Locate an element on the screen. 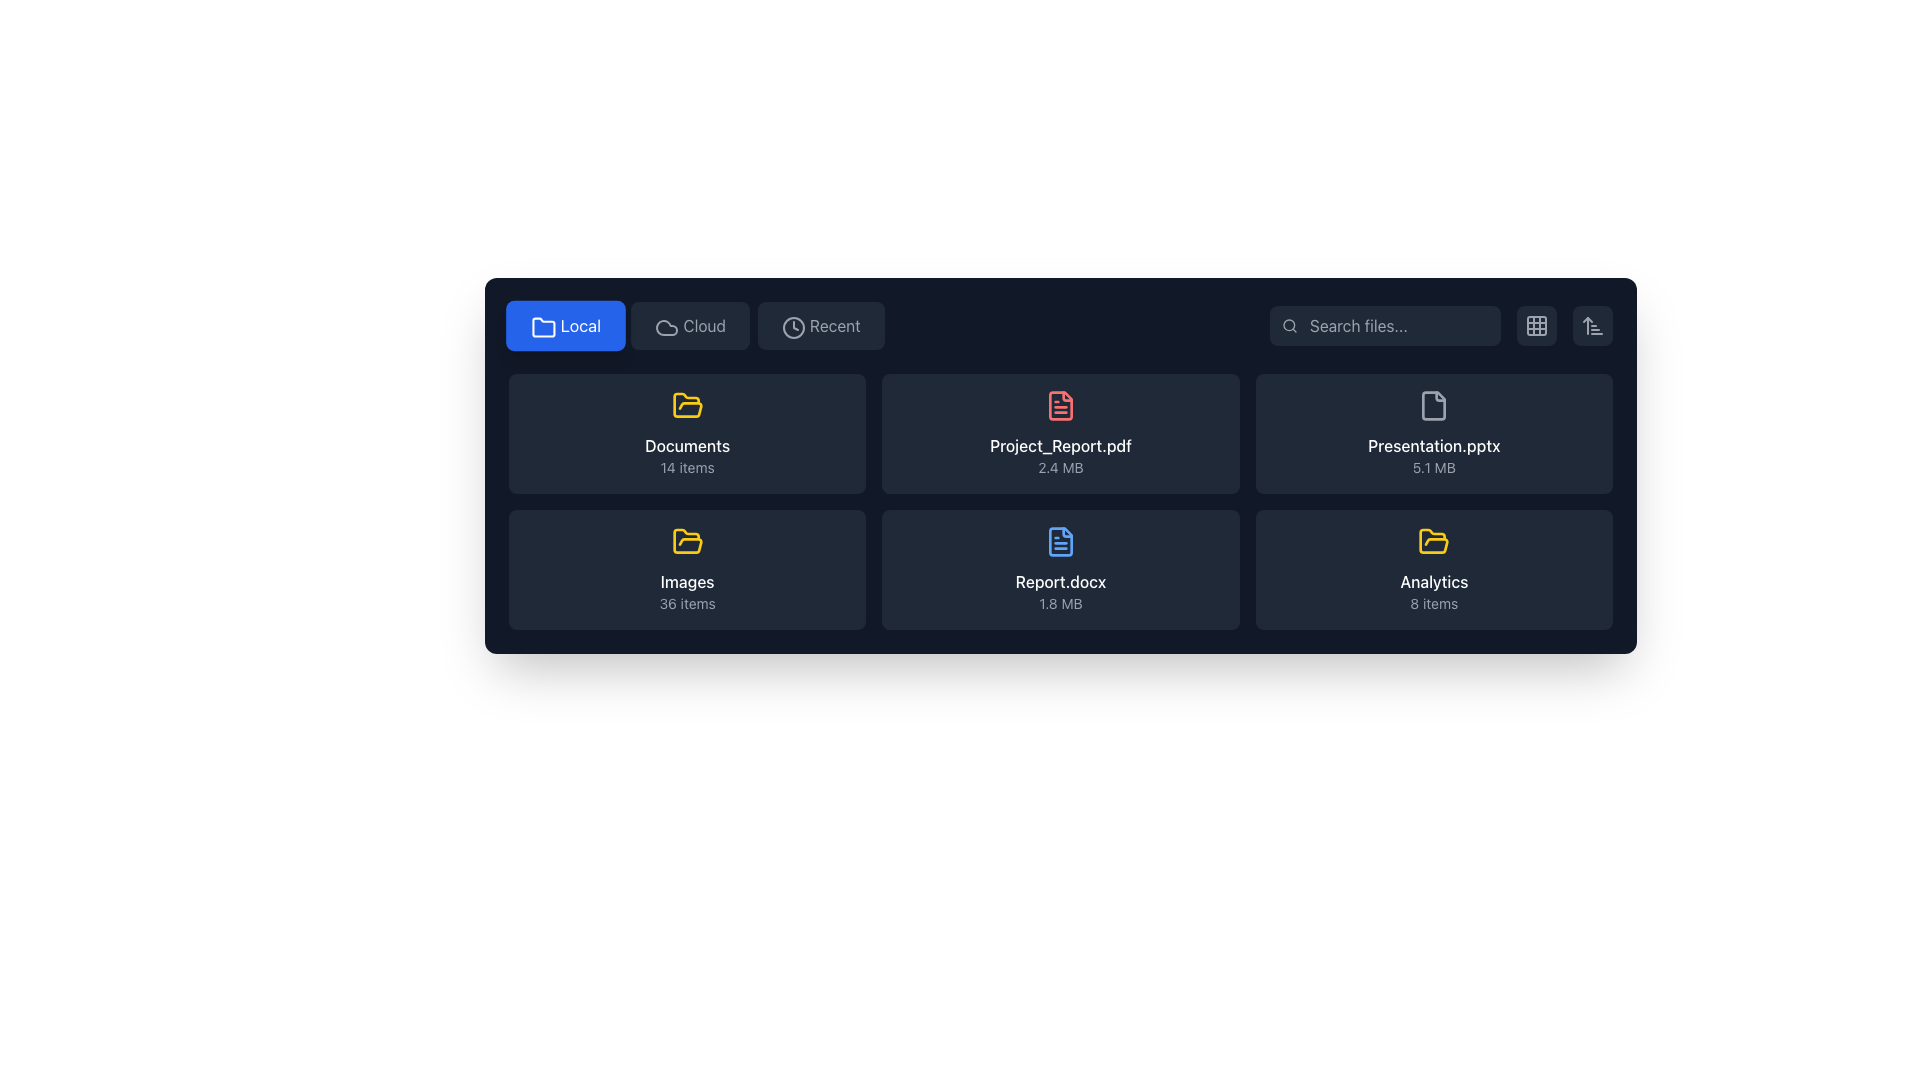 The image size is (1920, 1080). the text label displaying 'Report.docx' is located at coordinates (1059, 582).